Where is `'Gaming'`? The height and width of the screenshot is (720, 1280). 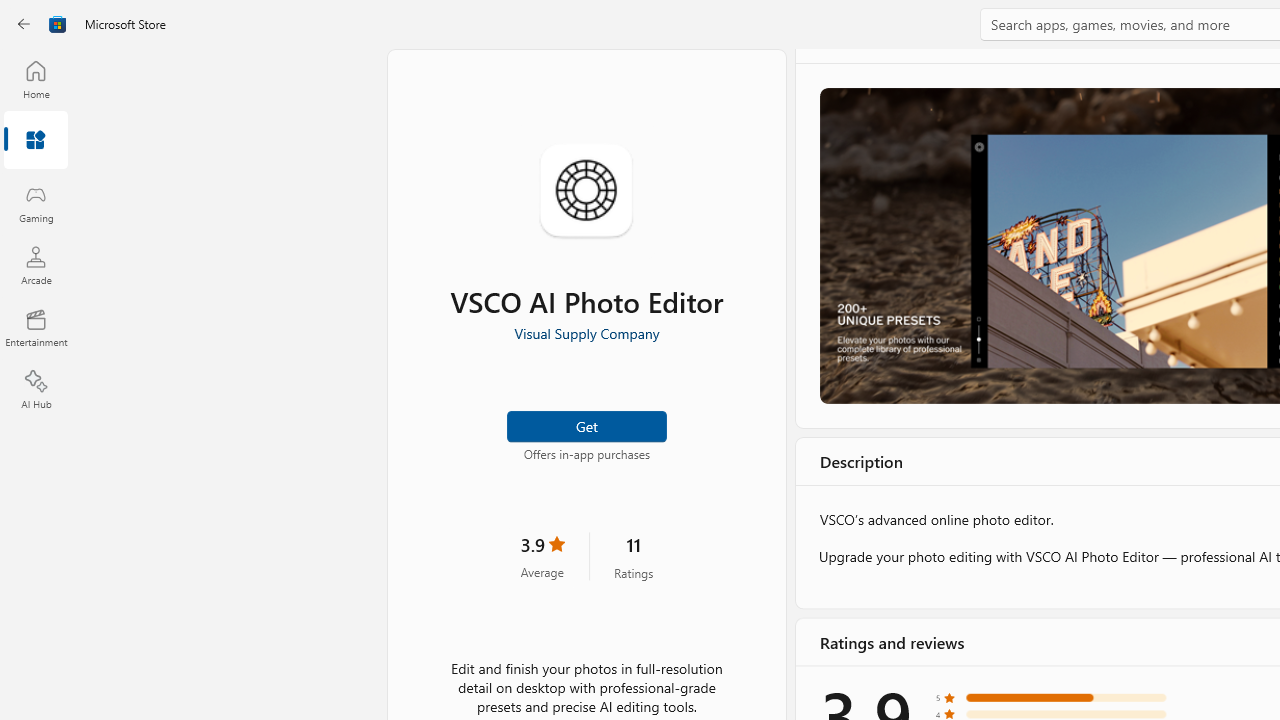 'Gaming' is located at coordinates (35, 203).